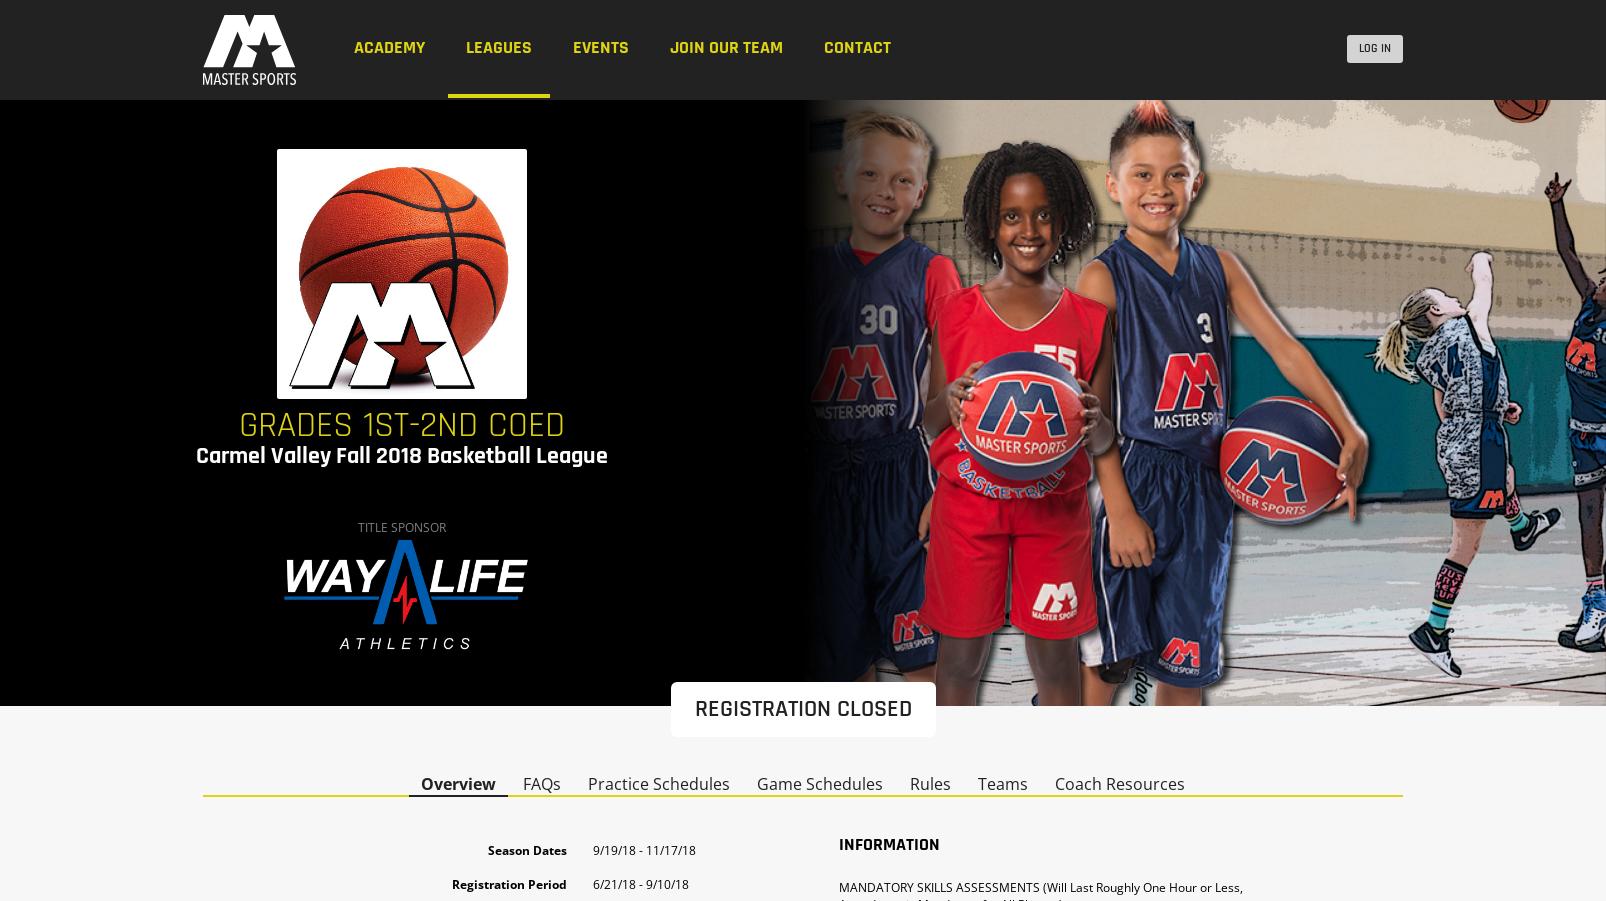 Image resolution: width=1606 pixels, height=901 pixels. What do you see at coordinates (642, 850) in the screenshot?
I see `'9/19/18
-
11/17/18'` at bounding box center [642, 850].